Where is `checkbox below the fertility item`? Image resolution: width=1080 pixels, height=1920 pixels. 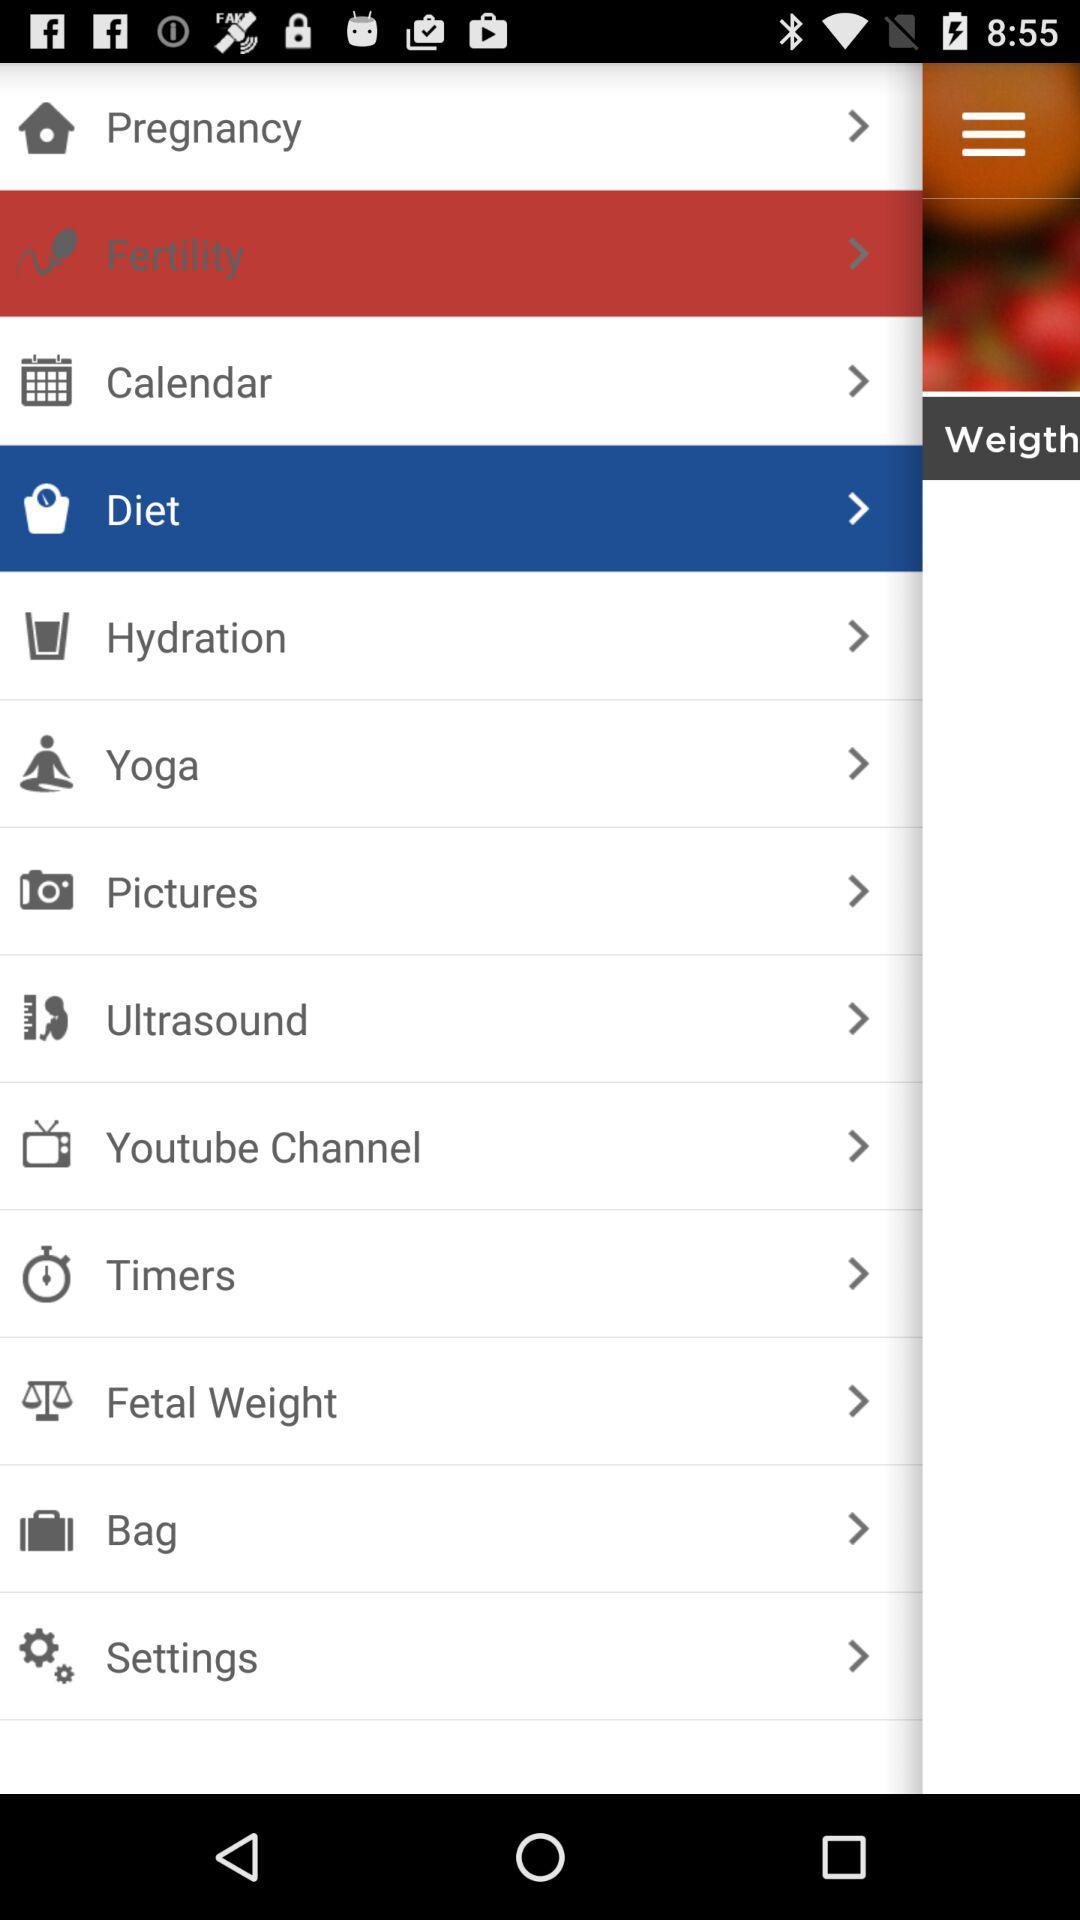 checkbox below the fertility item is located at coordinates (457, 380).